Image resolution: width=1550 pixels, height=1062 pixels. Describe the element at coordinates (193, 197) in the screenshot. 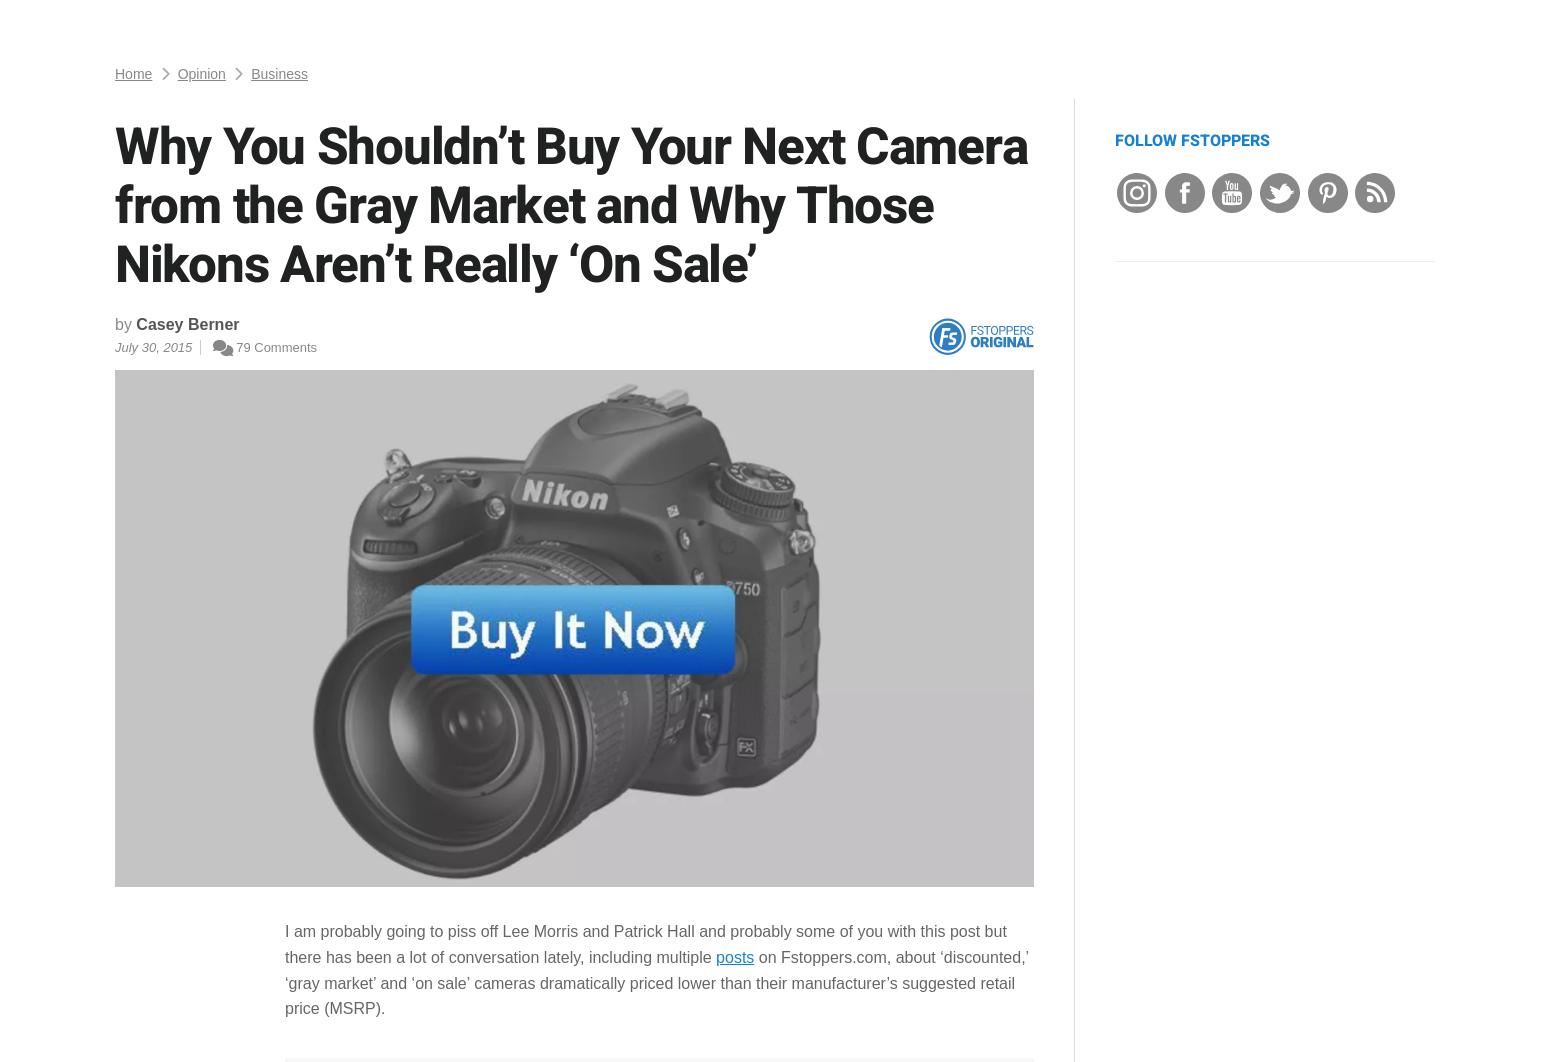

I see `'79 Comments'` at that location.